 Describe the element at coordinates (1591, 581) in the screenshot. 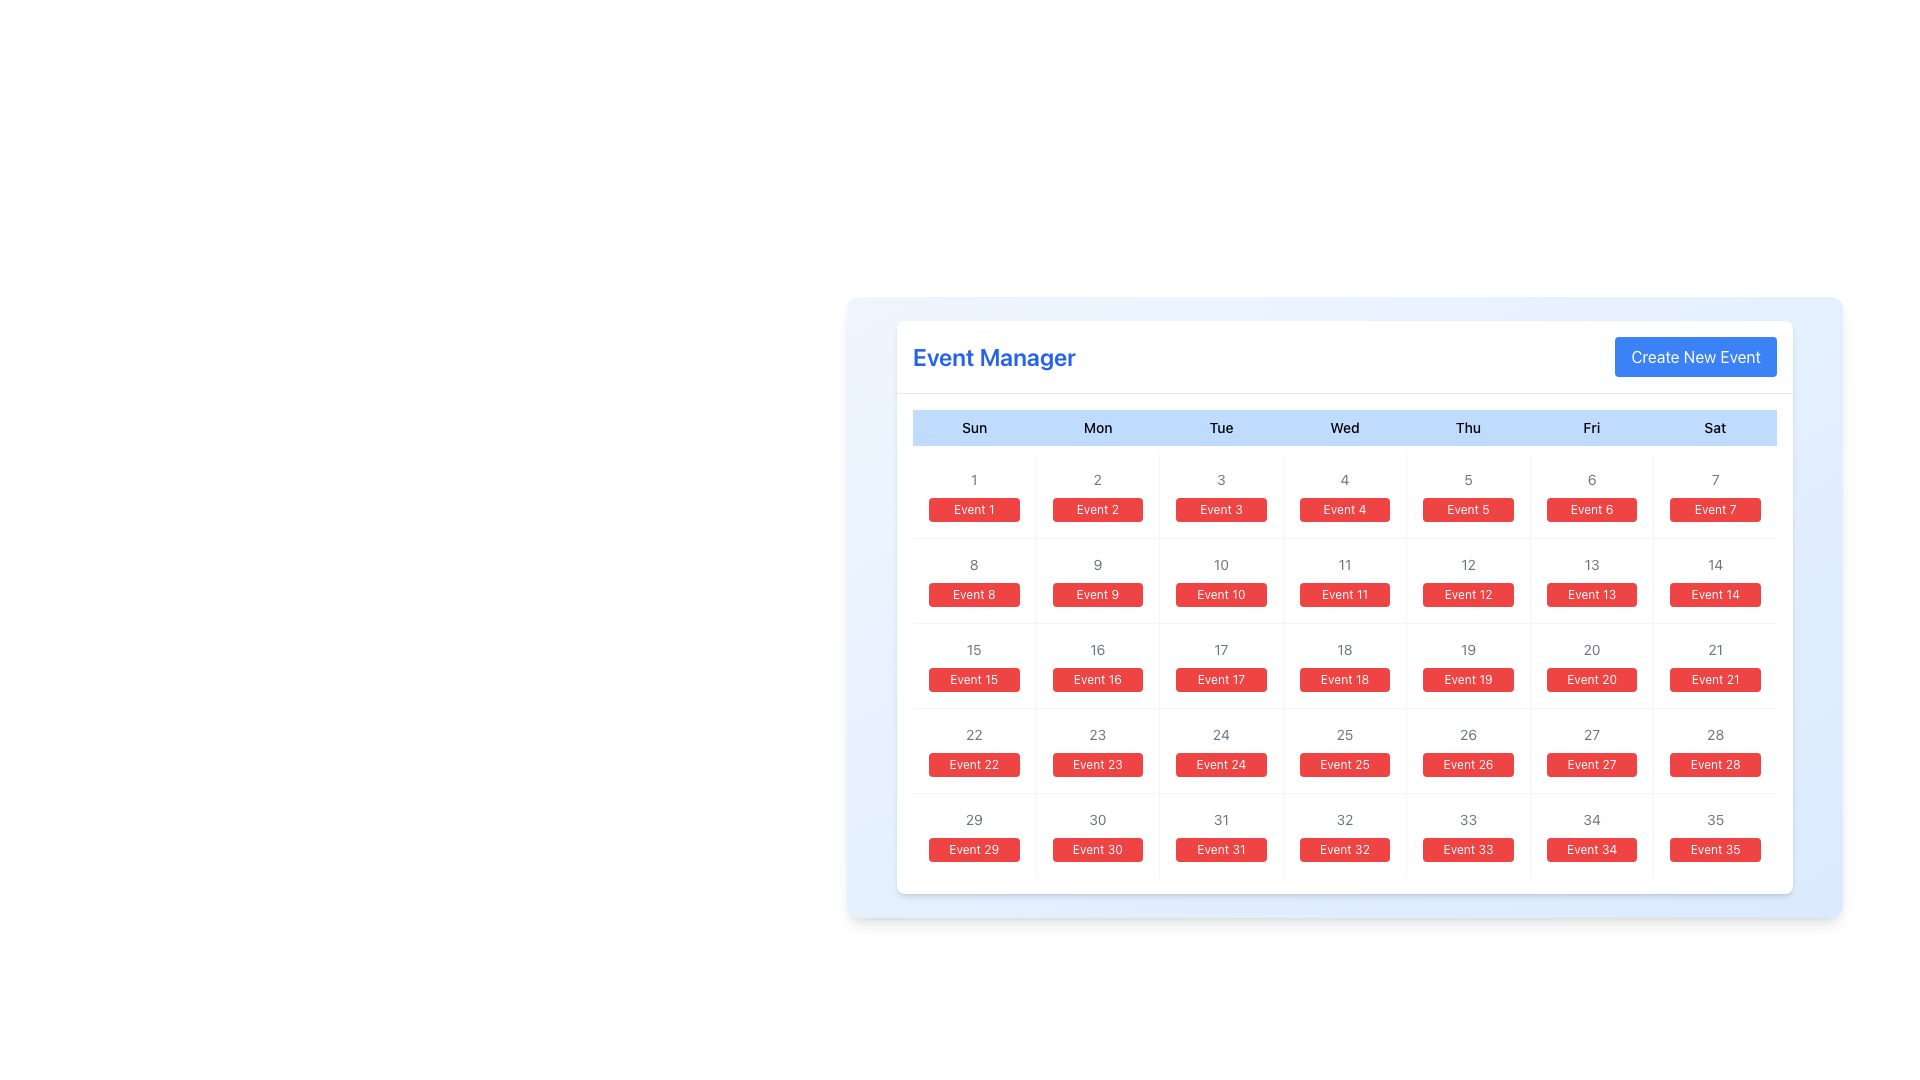

I see `the button with a red background and white text reading 'Event 13', which is the 35th element` at that location.